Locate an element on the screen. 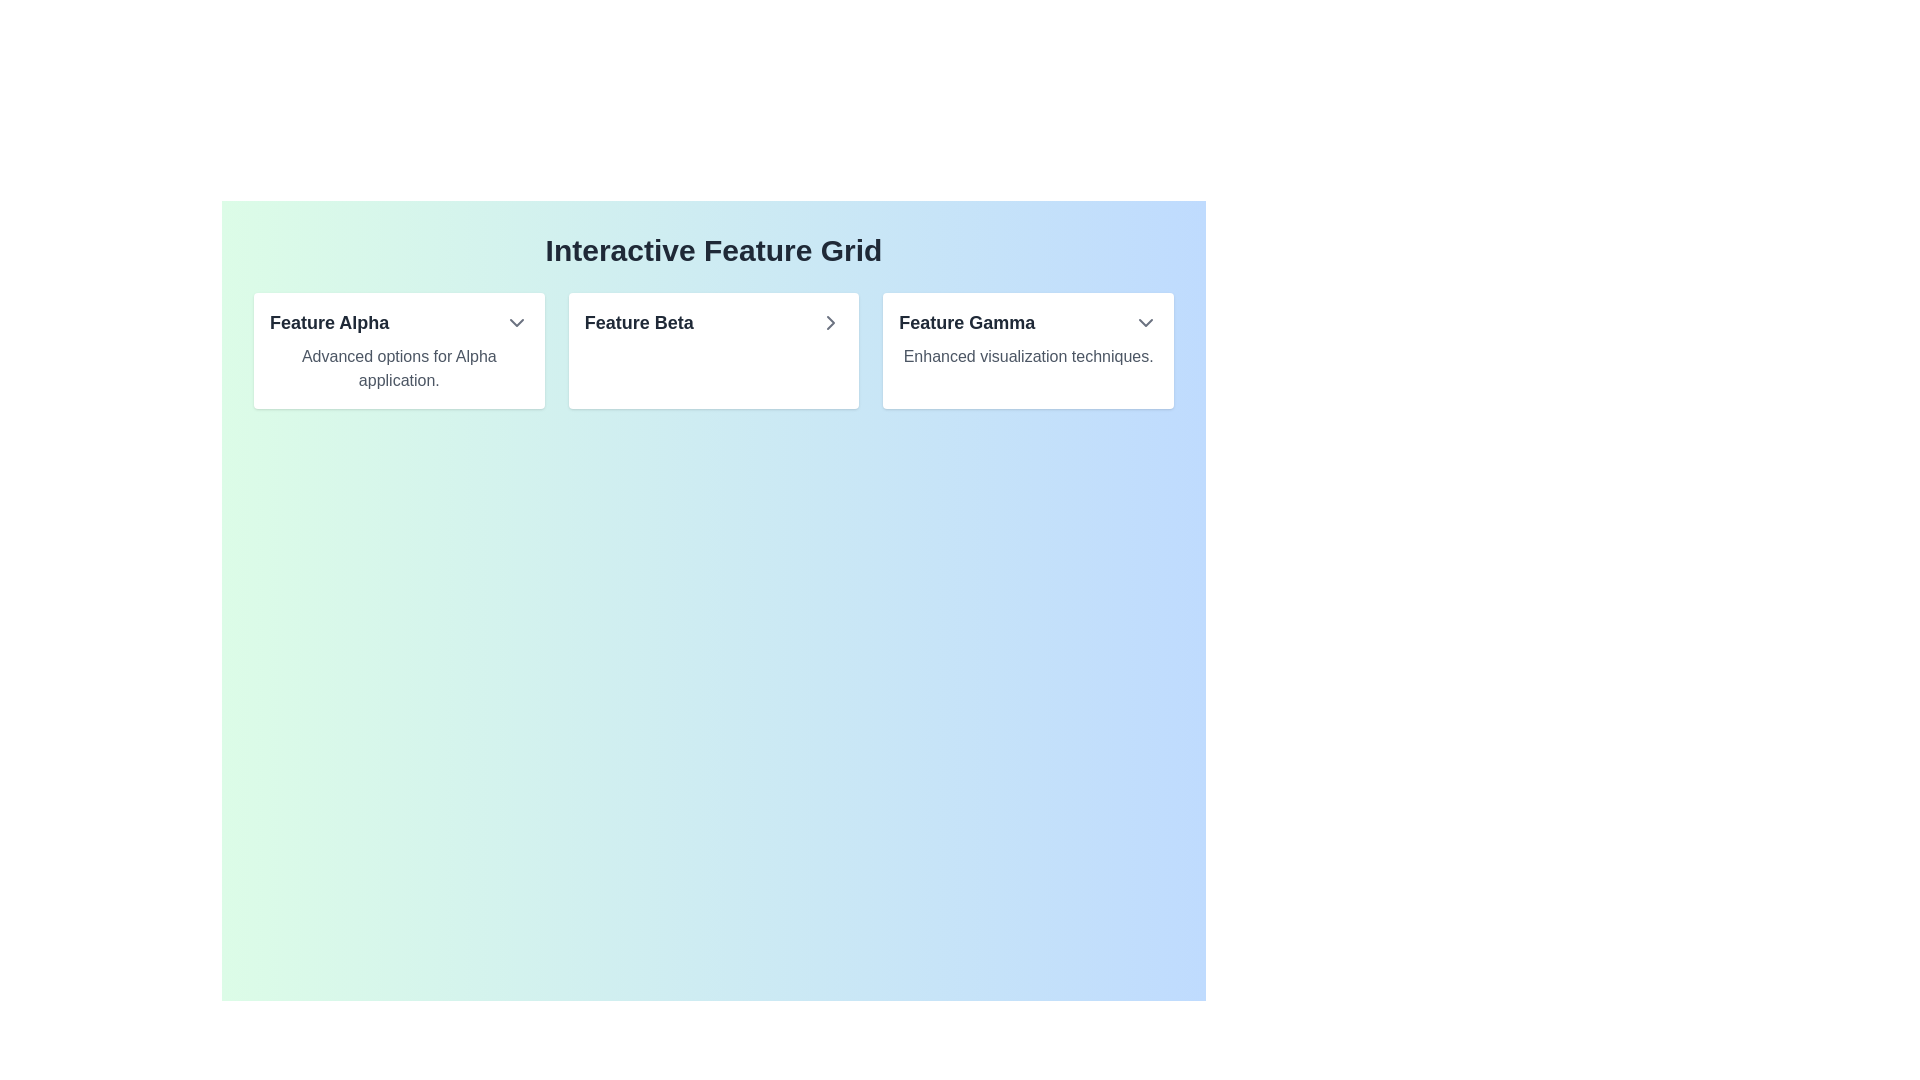 This screenshot has width=1920, height=1080. descriptive text located directly below the heading 'Feature Alpha' in the leftmost card of the layout is located at coordinates (399, 369).